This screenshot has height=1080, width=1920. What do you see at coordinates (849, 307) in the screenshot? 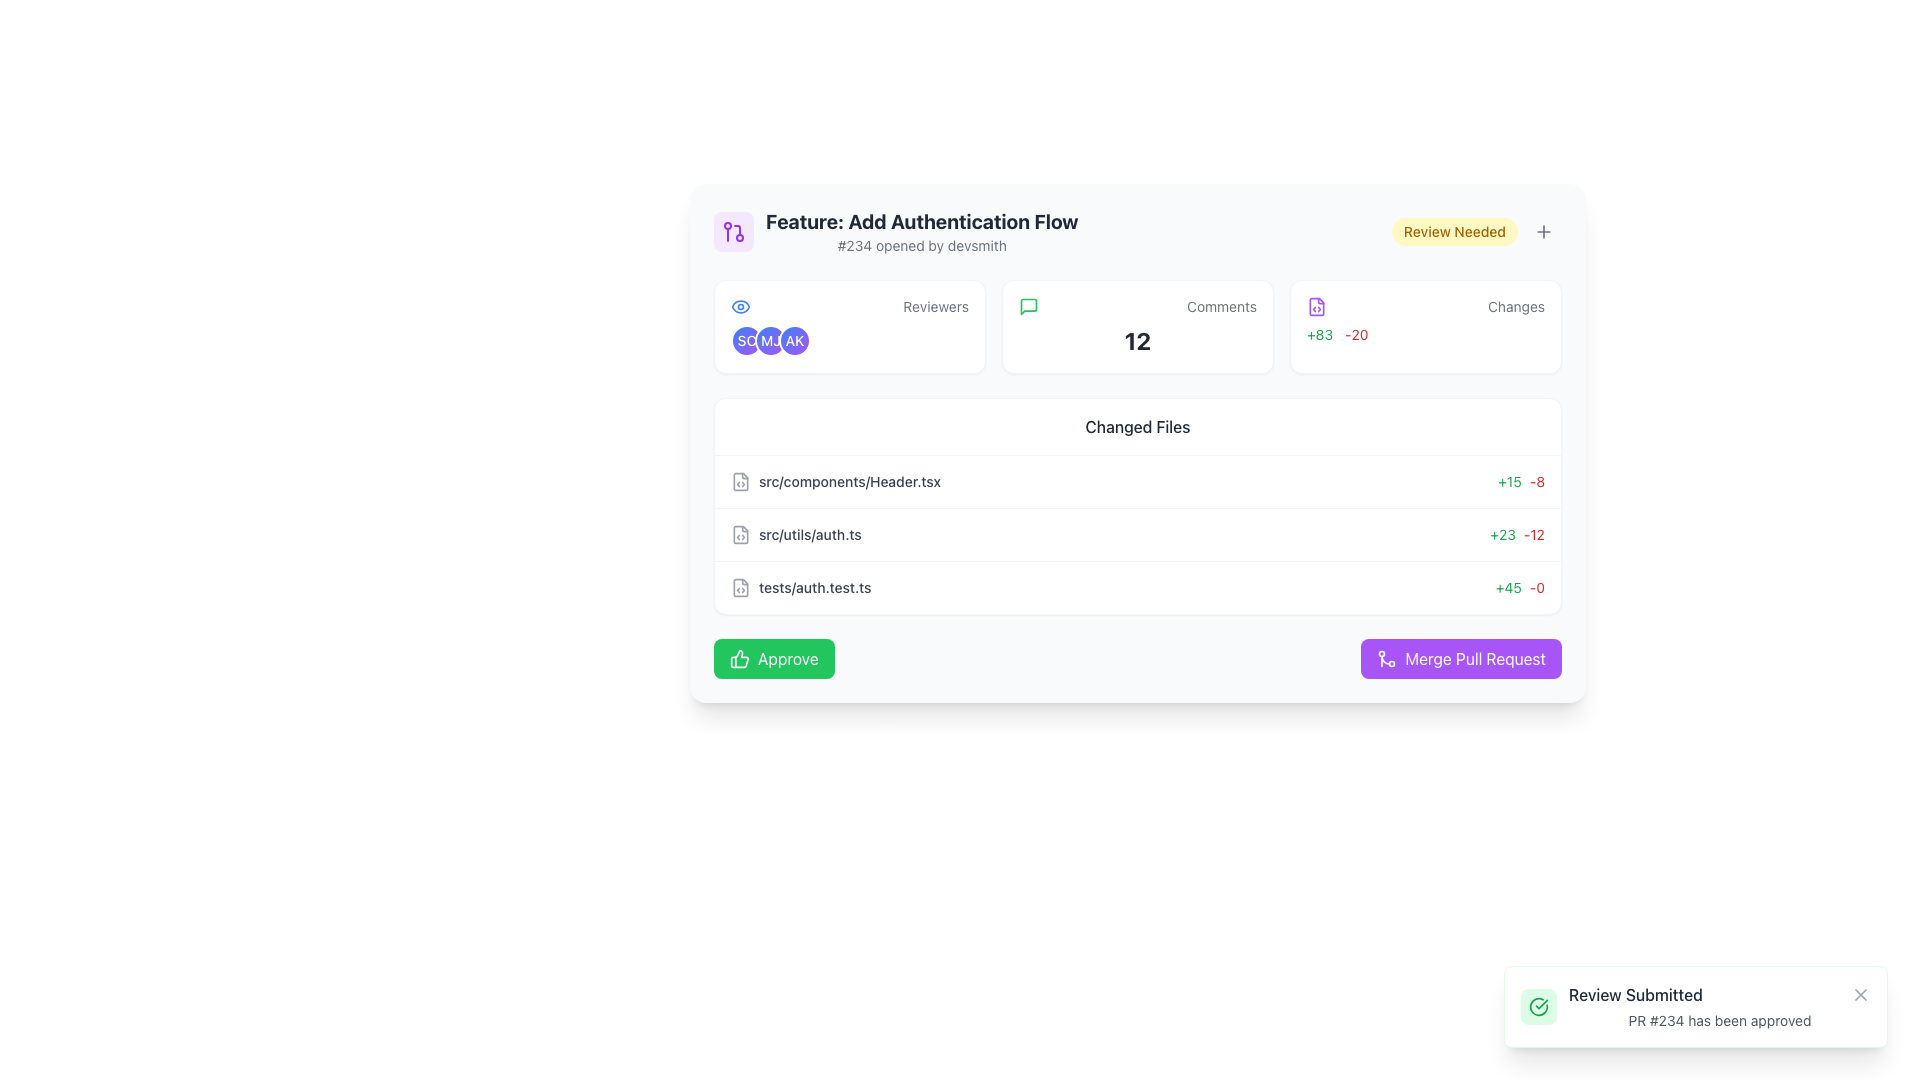
I see `the information provided by the label that includes a blue eye icon followed by the word 'Reviewers' in gray text` at bounding box center [849, 307].